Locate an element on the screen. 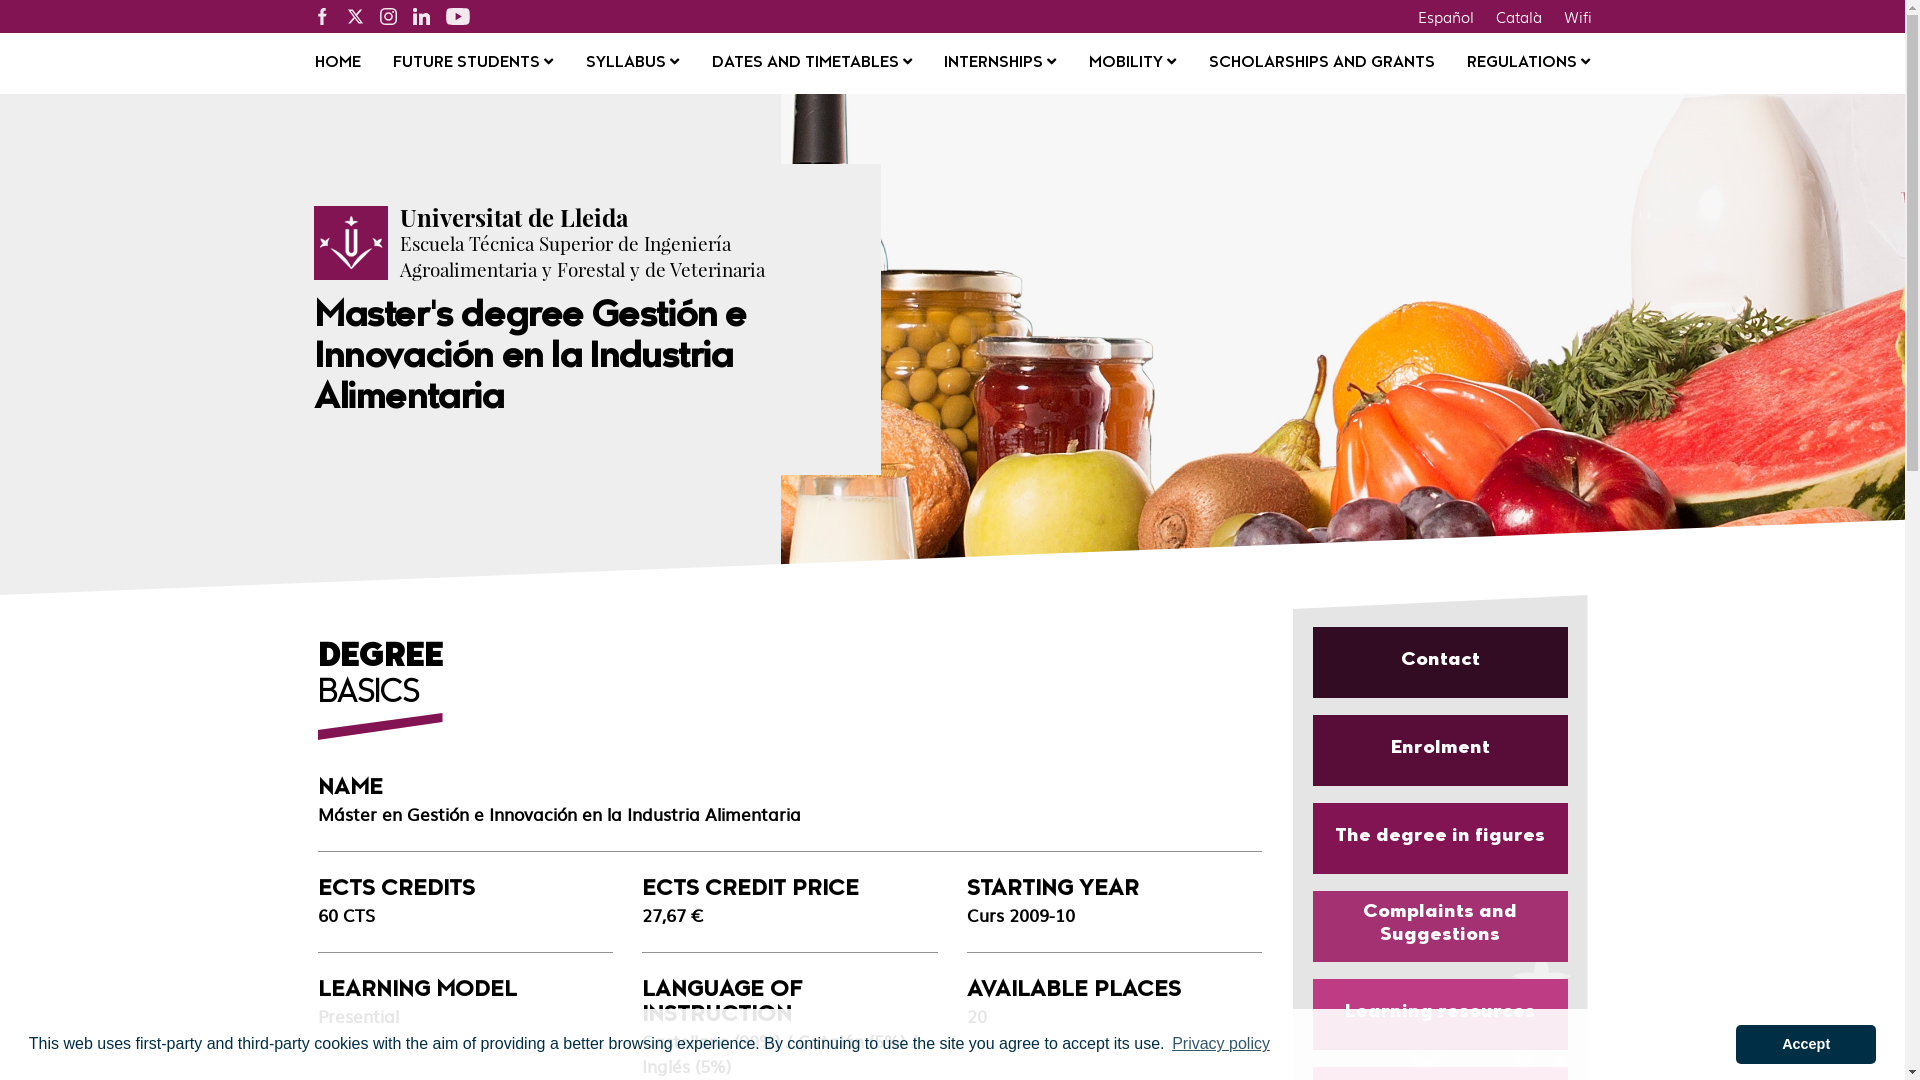 This screenshot has width=1920, height=1080. 'MOBILITY' is located at coordinates (1132, 62).